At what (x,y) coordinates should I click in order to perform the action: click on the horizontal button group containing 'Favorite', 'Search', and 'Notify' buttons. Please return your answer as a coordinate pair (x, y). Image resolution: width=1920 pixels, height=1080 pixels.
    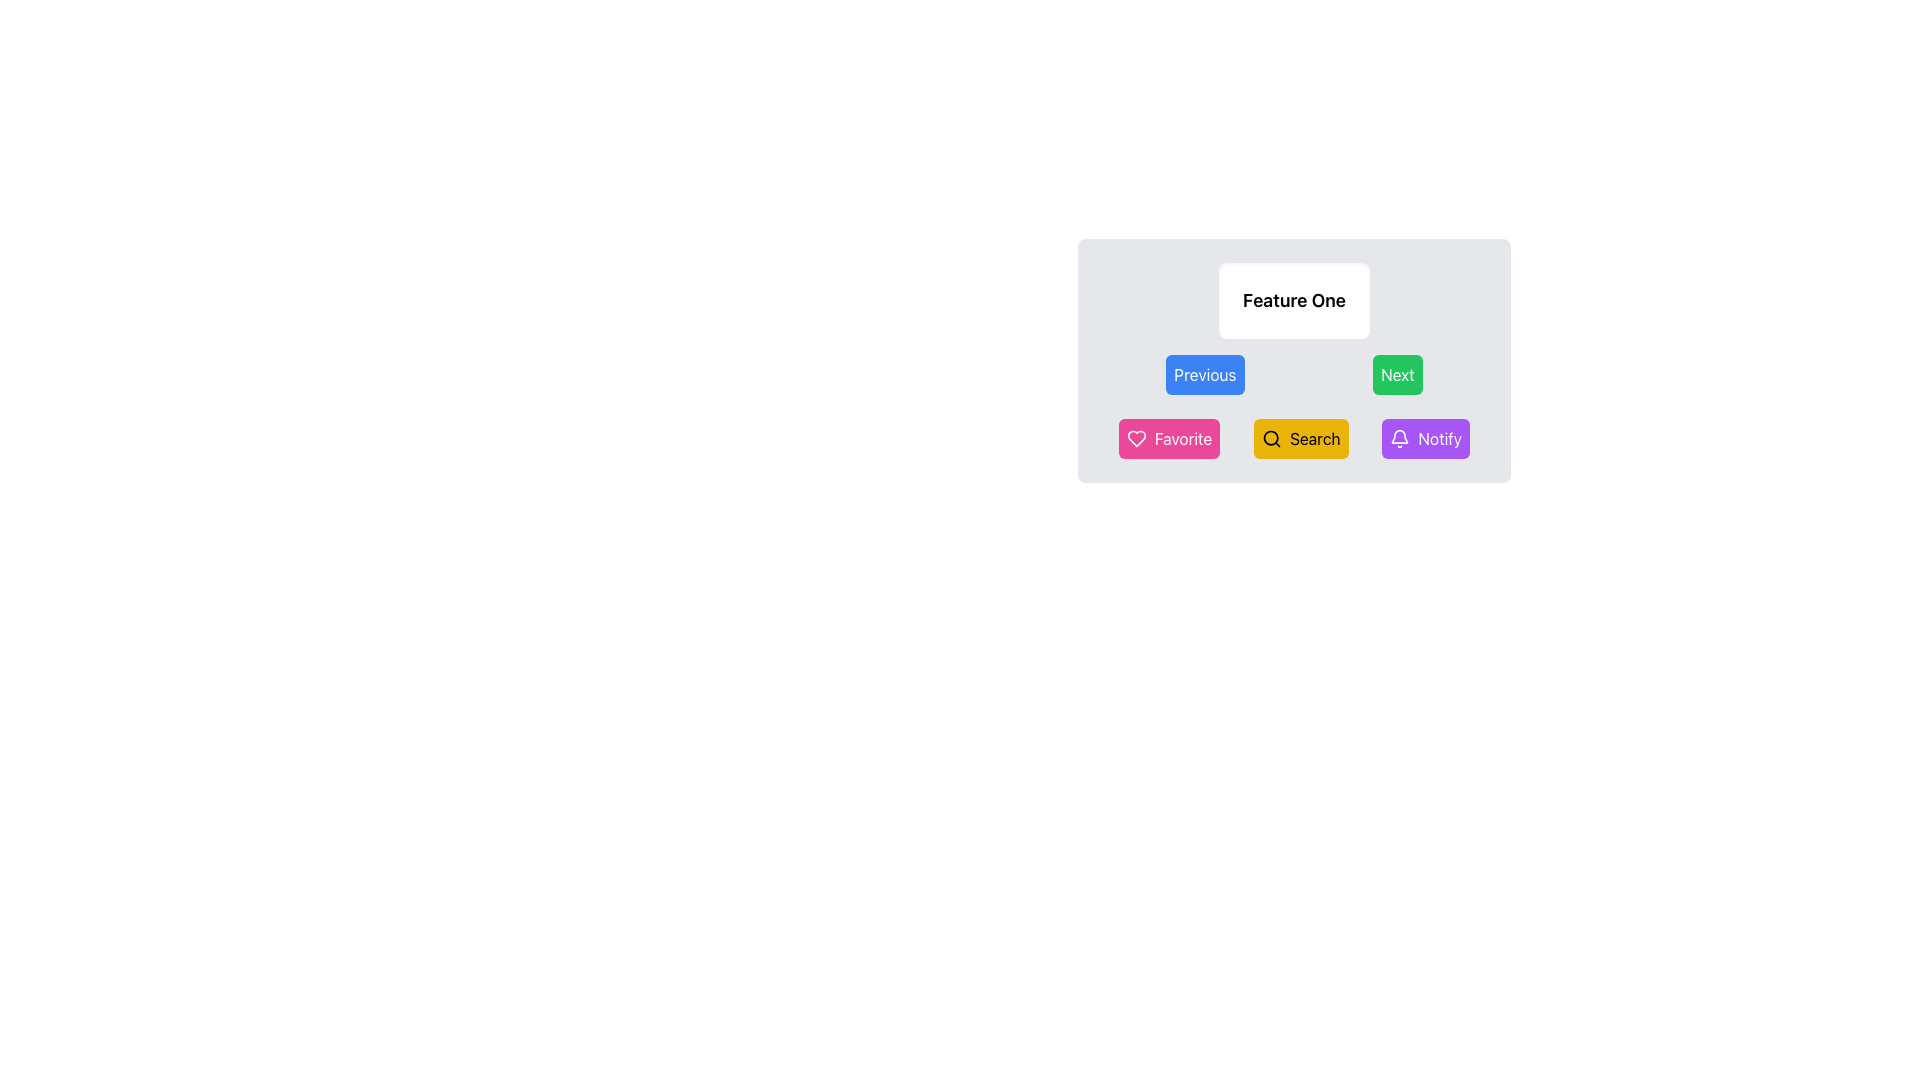
    Looking at the image, I should click on (1294, 438).